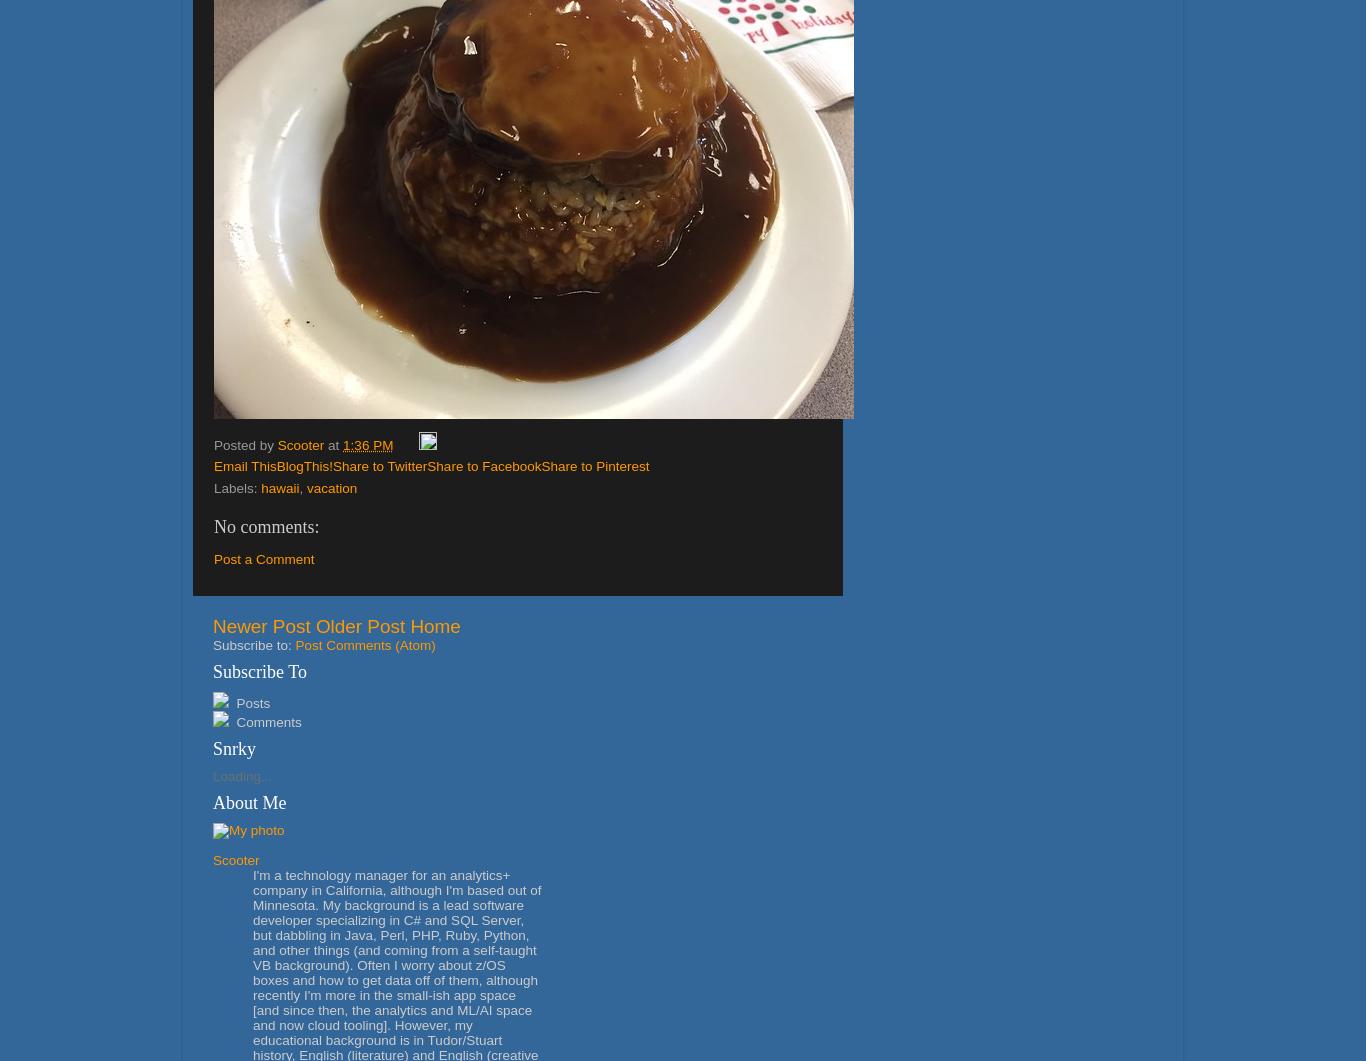 Image resolution: width=1366 pixels, height=1061 pixels. Describe the element at coordinates (213, 487) in the screenshot. I see `'Labels:'` at that location.